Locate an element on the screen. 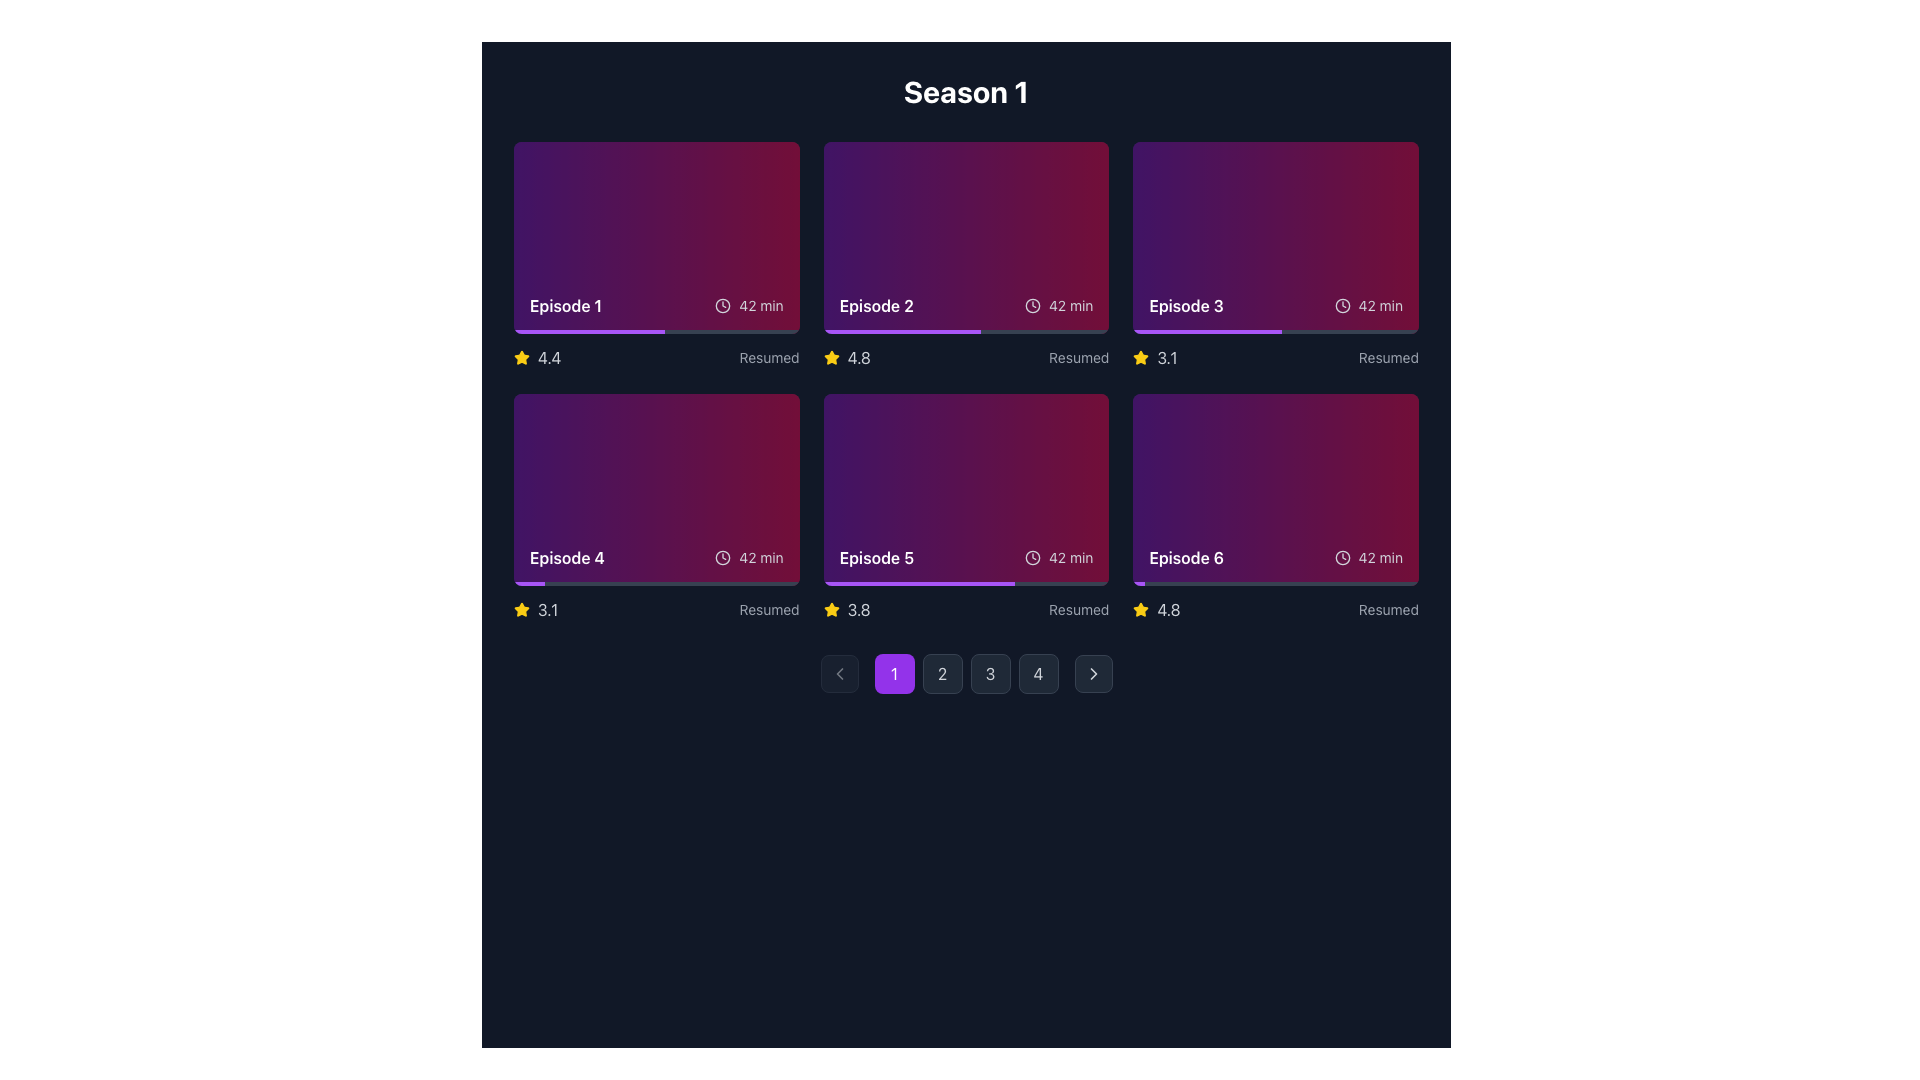 This screenshot has height=1080, width=1920. Text label with the clock icon showing '42 min', located in the metadata section to the right of 'Episode 5' in the card layout for the fifth episode is located at coordinates (1058, 558).